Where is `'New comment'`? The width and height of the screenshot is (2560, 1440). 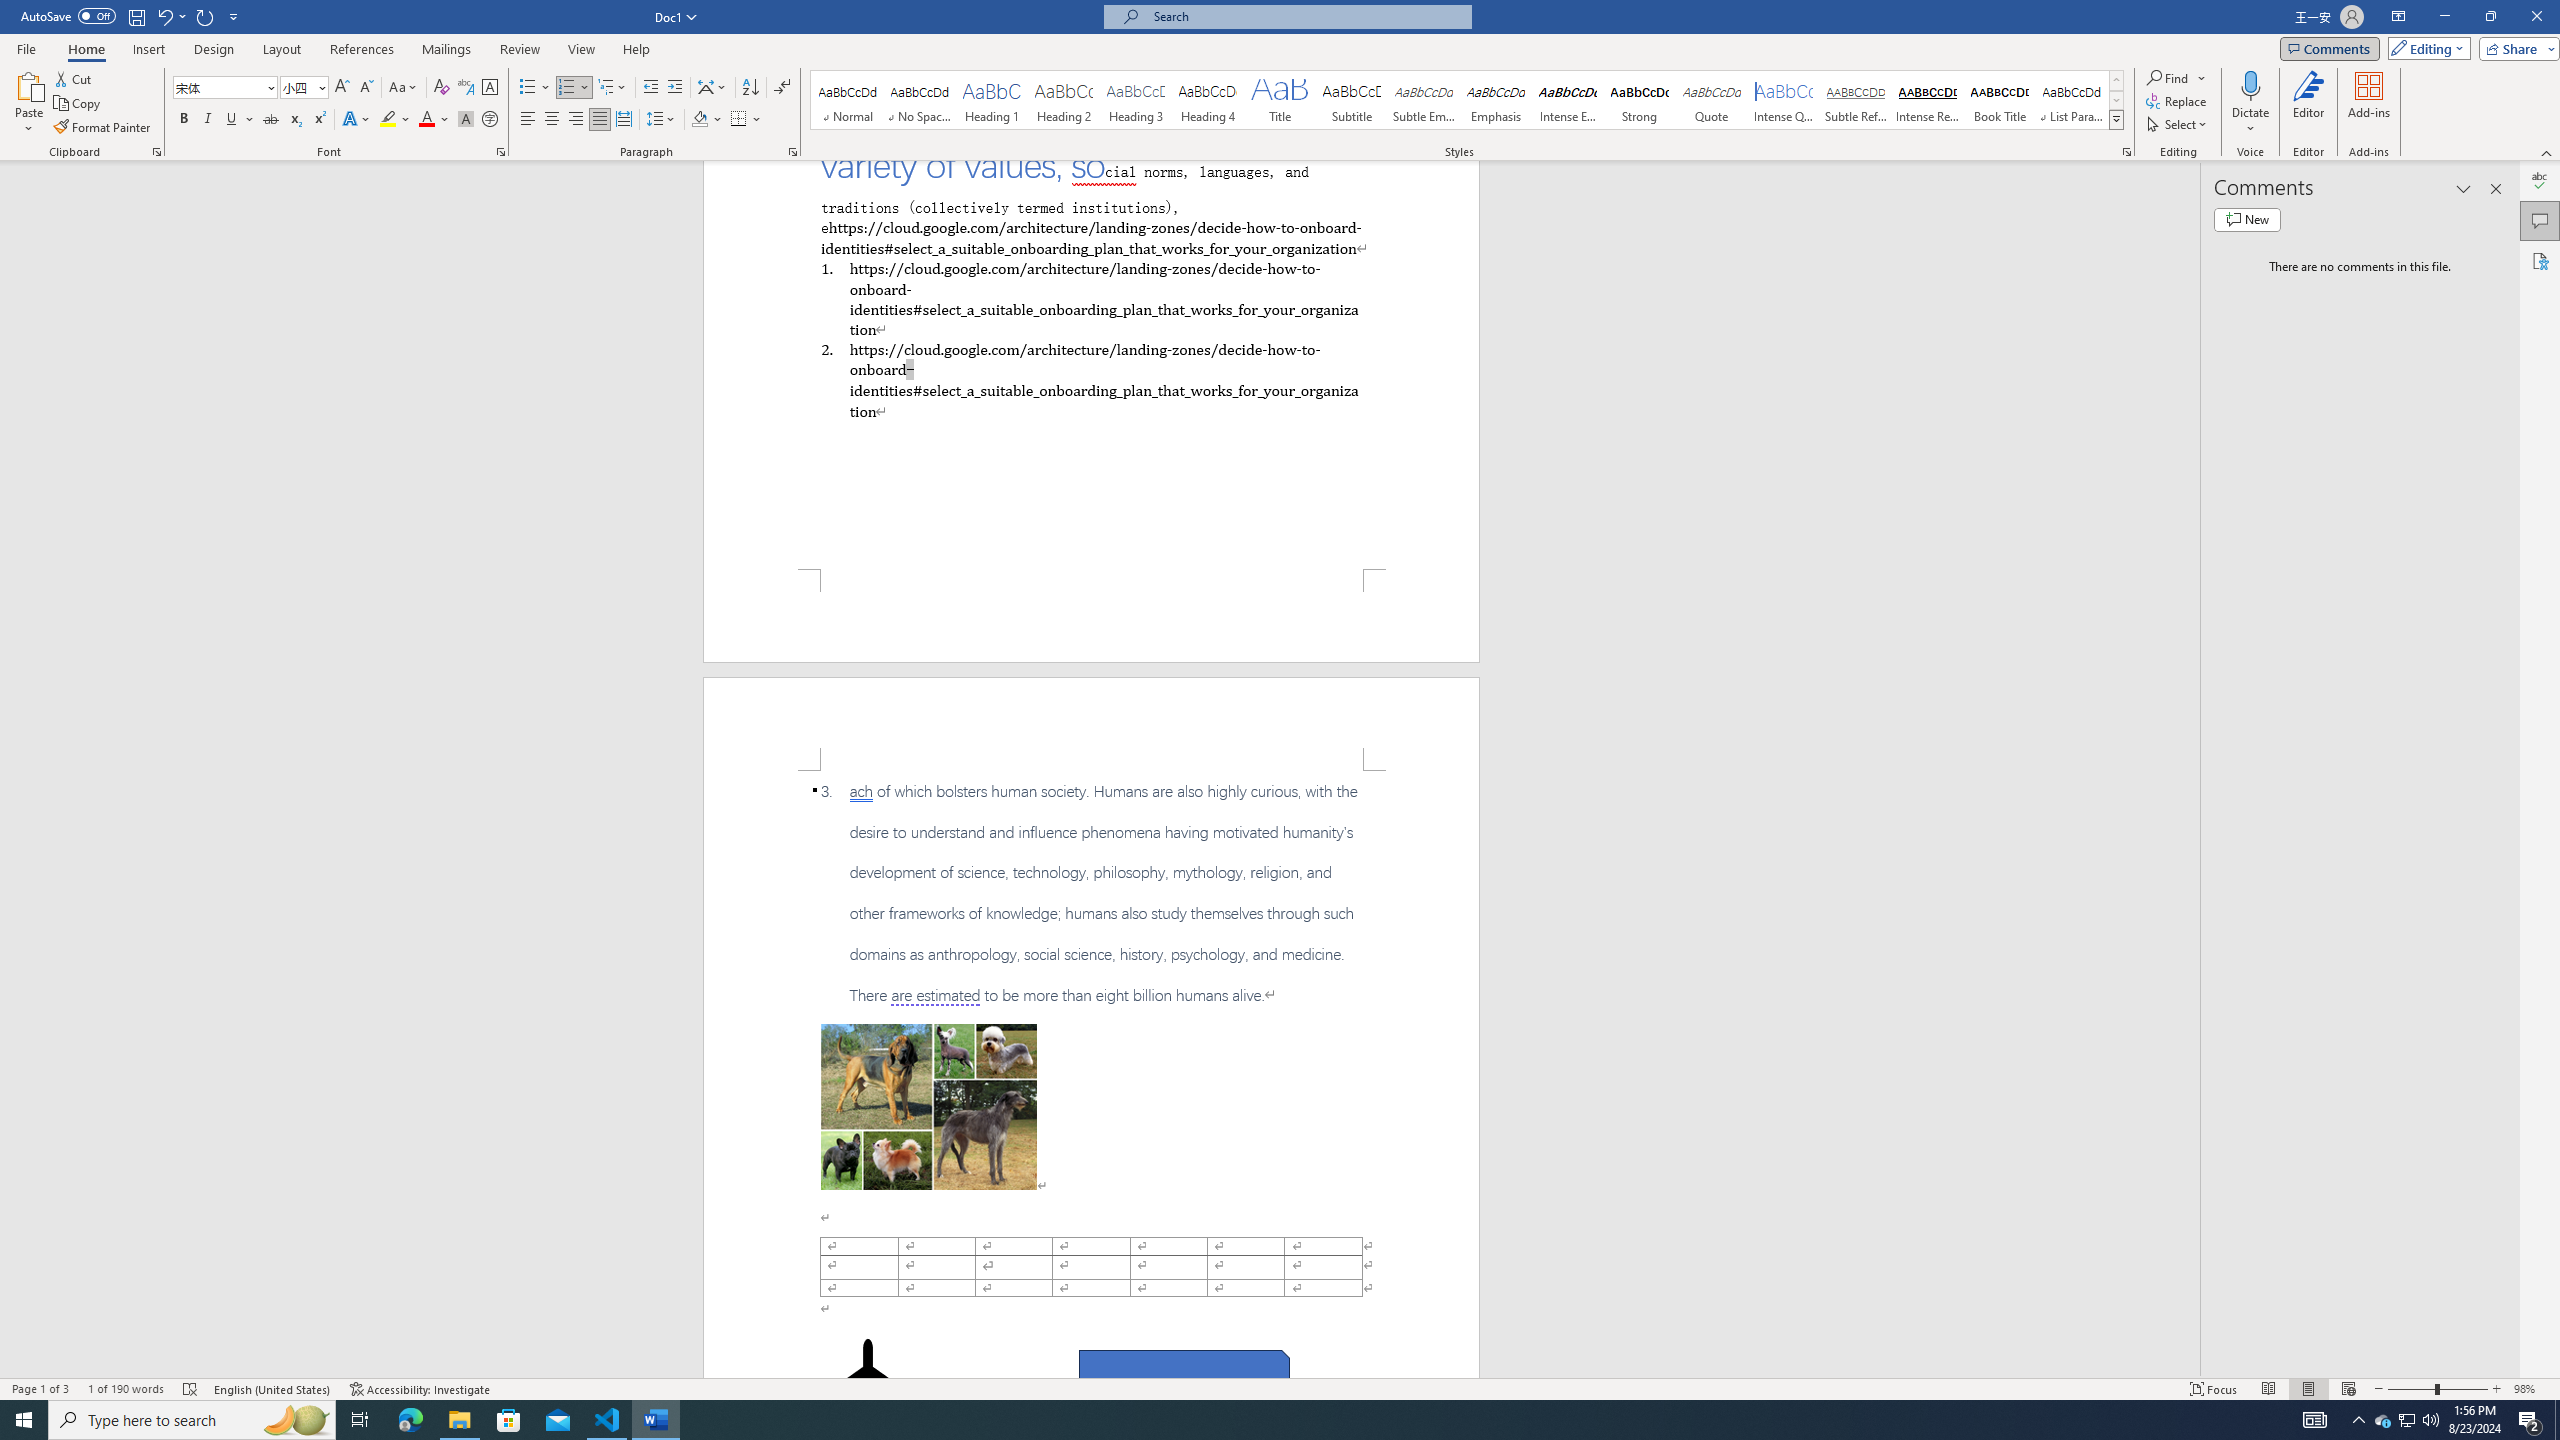 'New comment' is located at coordinates (2246, 218).